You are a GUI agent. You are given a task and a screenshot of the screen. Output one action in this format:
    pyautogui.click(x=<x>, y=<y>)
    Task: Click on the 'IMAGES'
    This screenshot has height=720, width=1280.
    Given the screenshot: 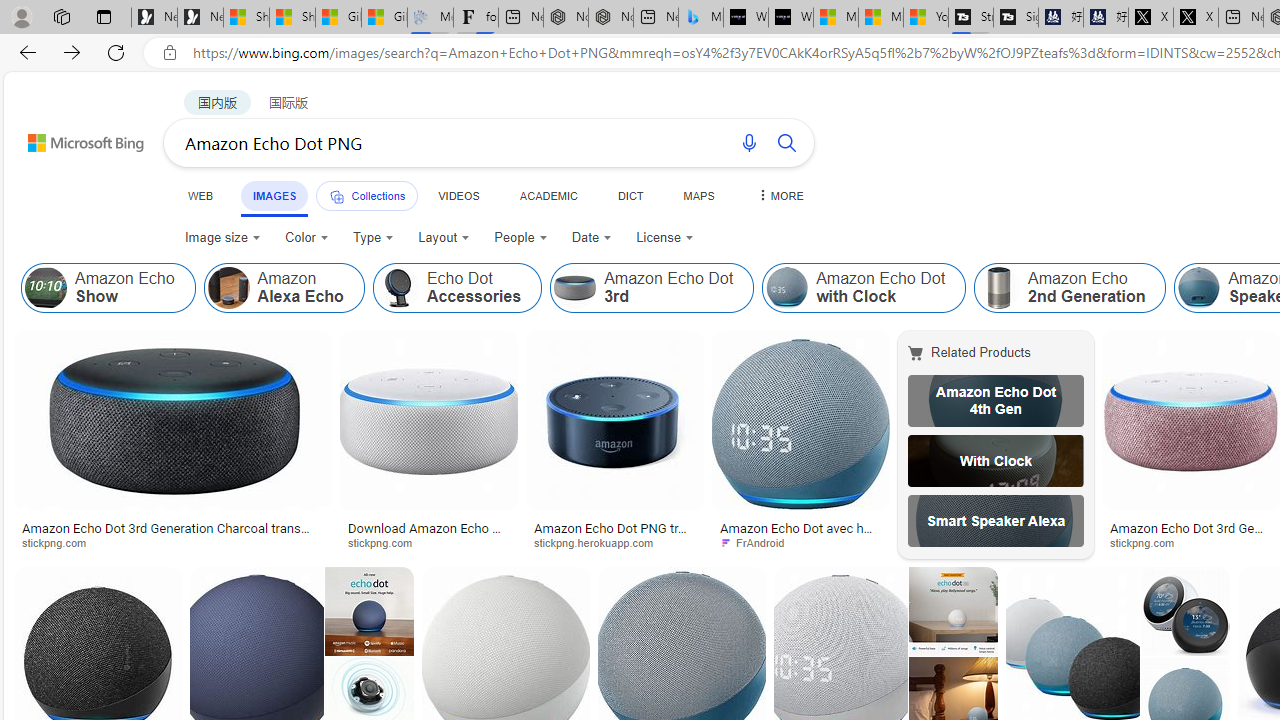 What is the action you would take?
    pyautogui.click(x=273, y=195)
    